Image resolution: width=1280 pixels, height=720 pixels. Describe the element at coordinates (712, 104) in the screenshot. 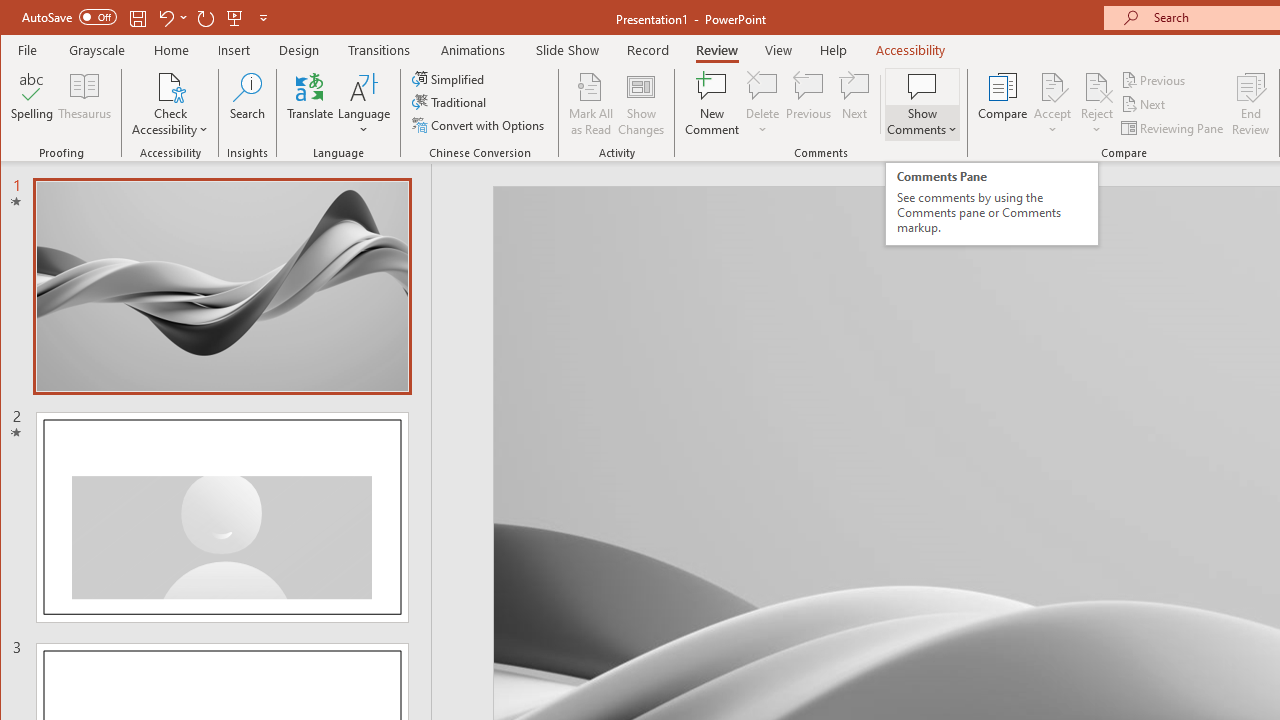

I see `'New Comment'` at that location.